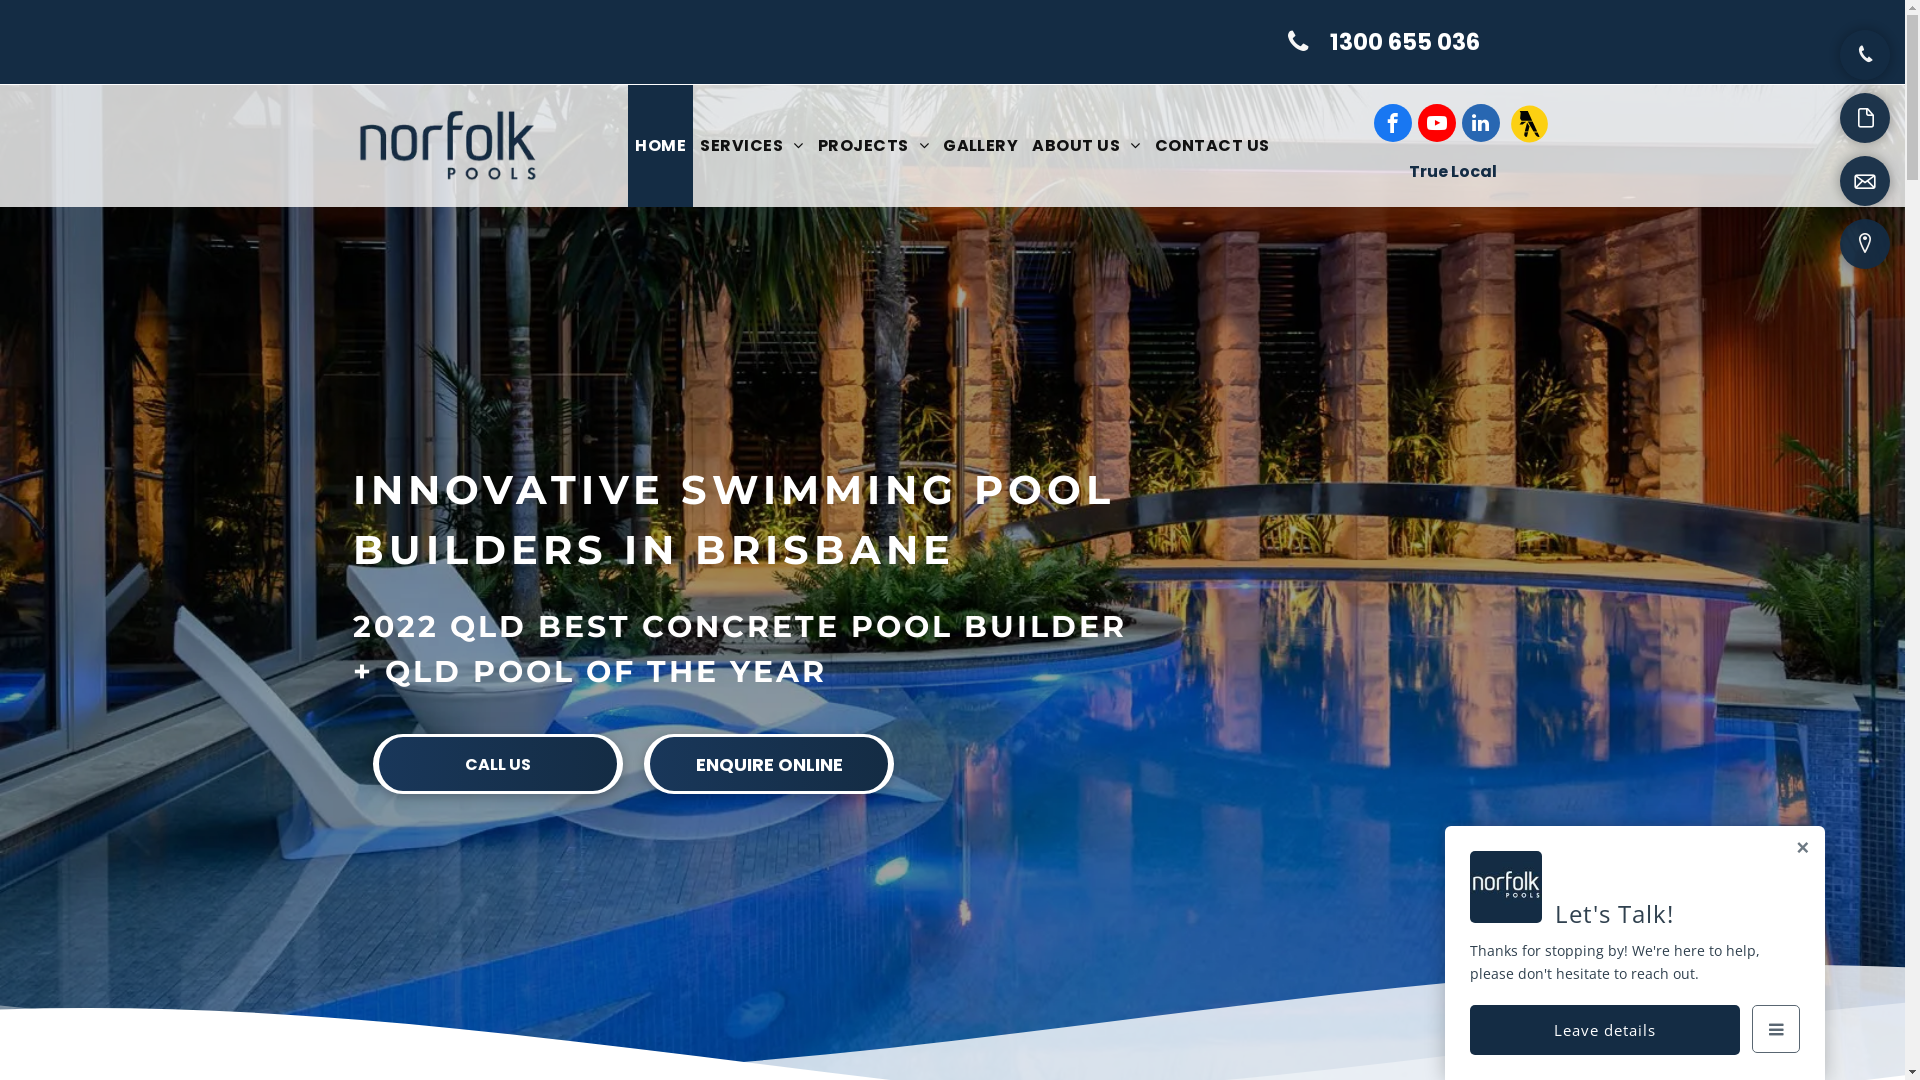  What do you see at coordinates (1211, 145) in the screenshot?
I see `'CONTACT US'` at bounding box center [1211, 145].